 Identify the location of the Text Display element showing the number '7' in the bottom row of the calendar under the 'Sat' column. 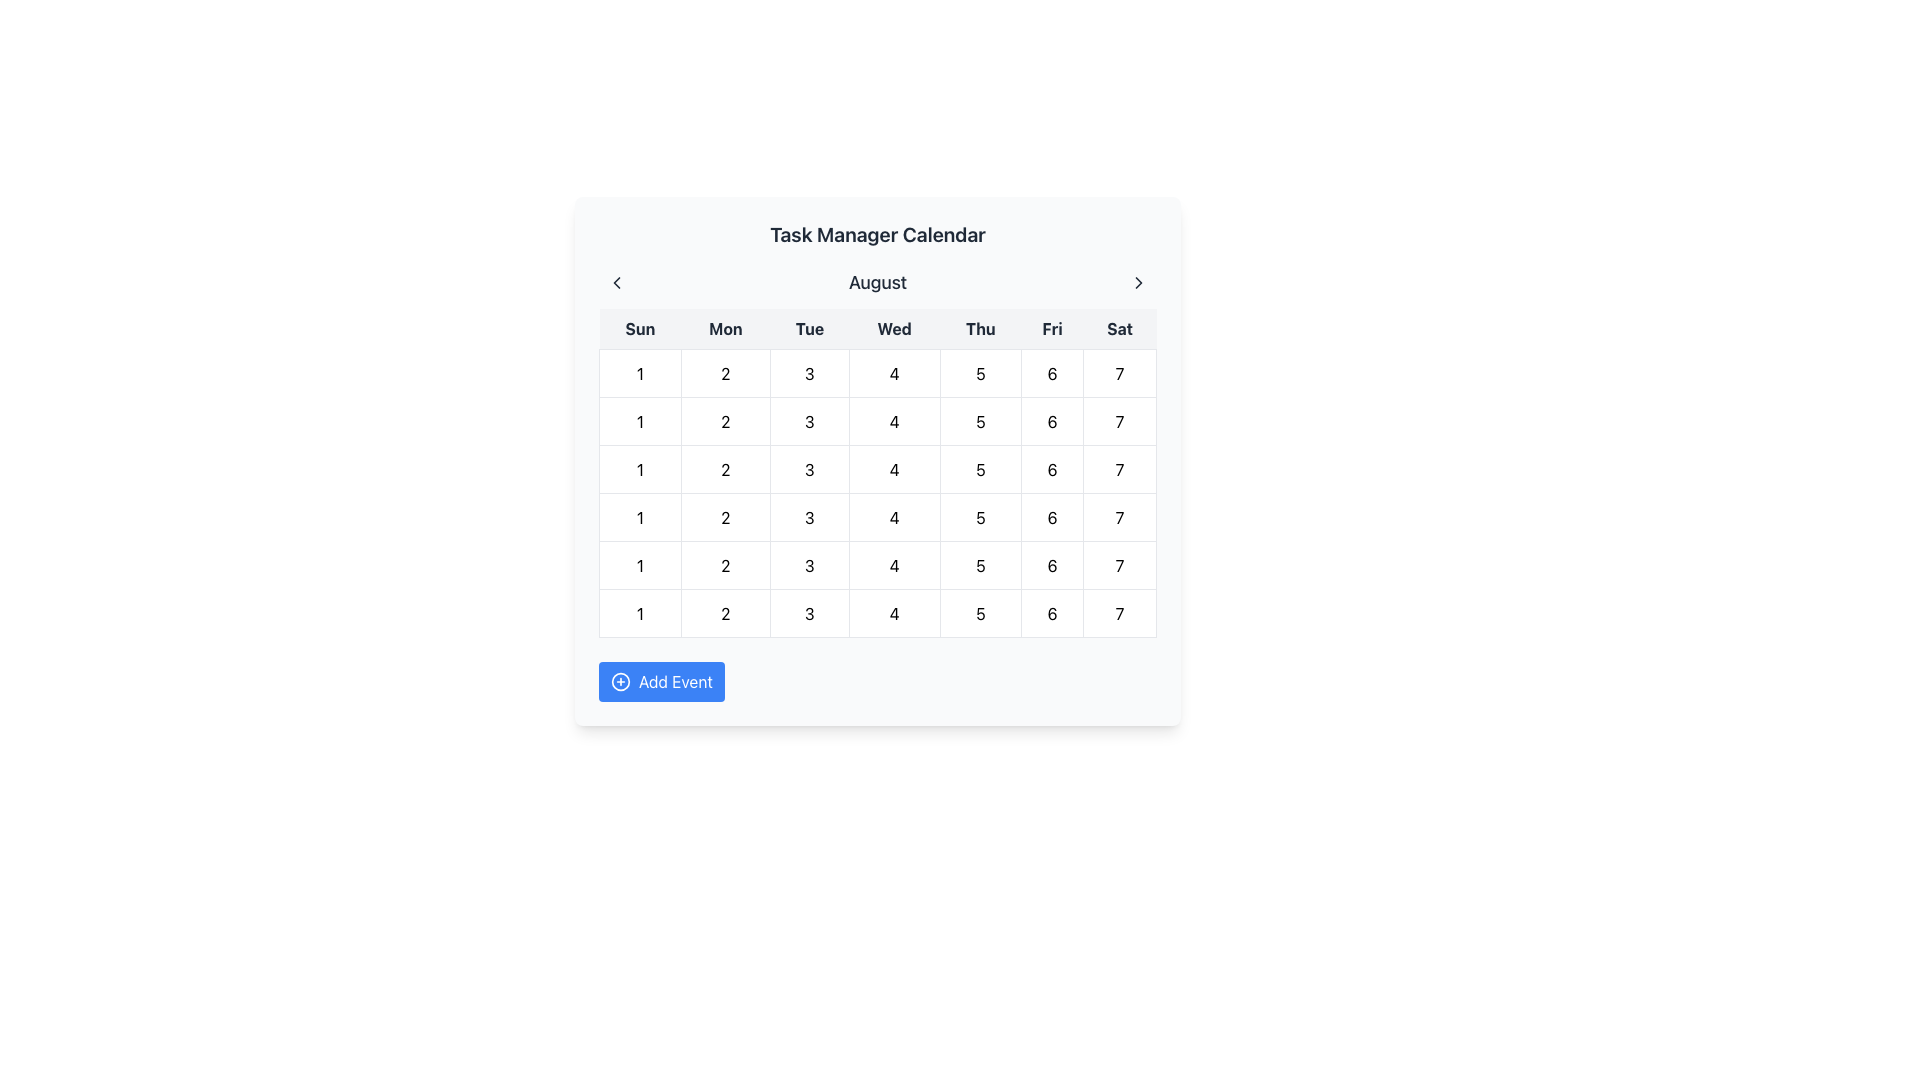
(1120, 420).